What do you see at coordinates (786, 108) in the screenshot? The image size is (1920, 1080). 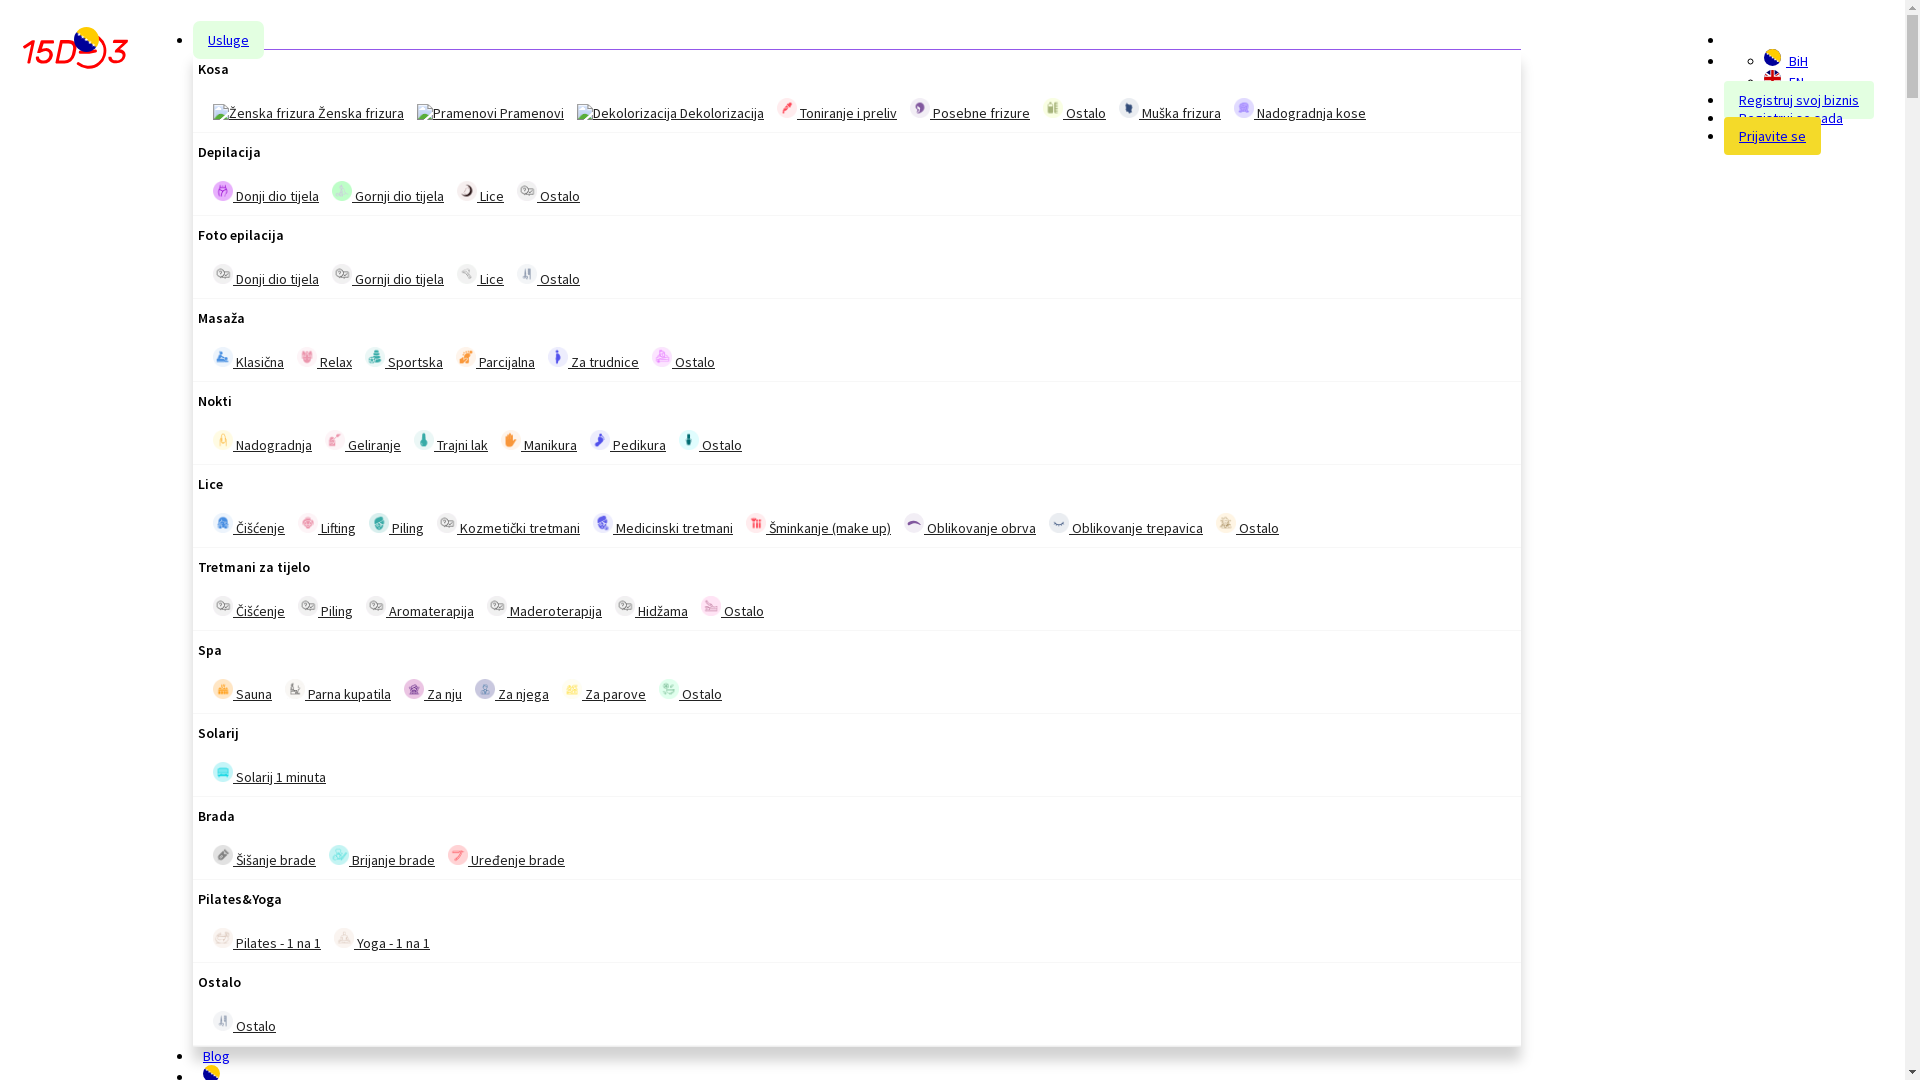 I see `'Toniranje i preliv'` at bounding box center [786, 108].